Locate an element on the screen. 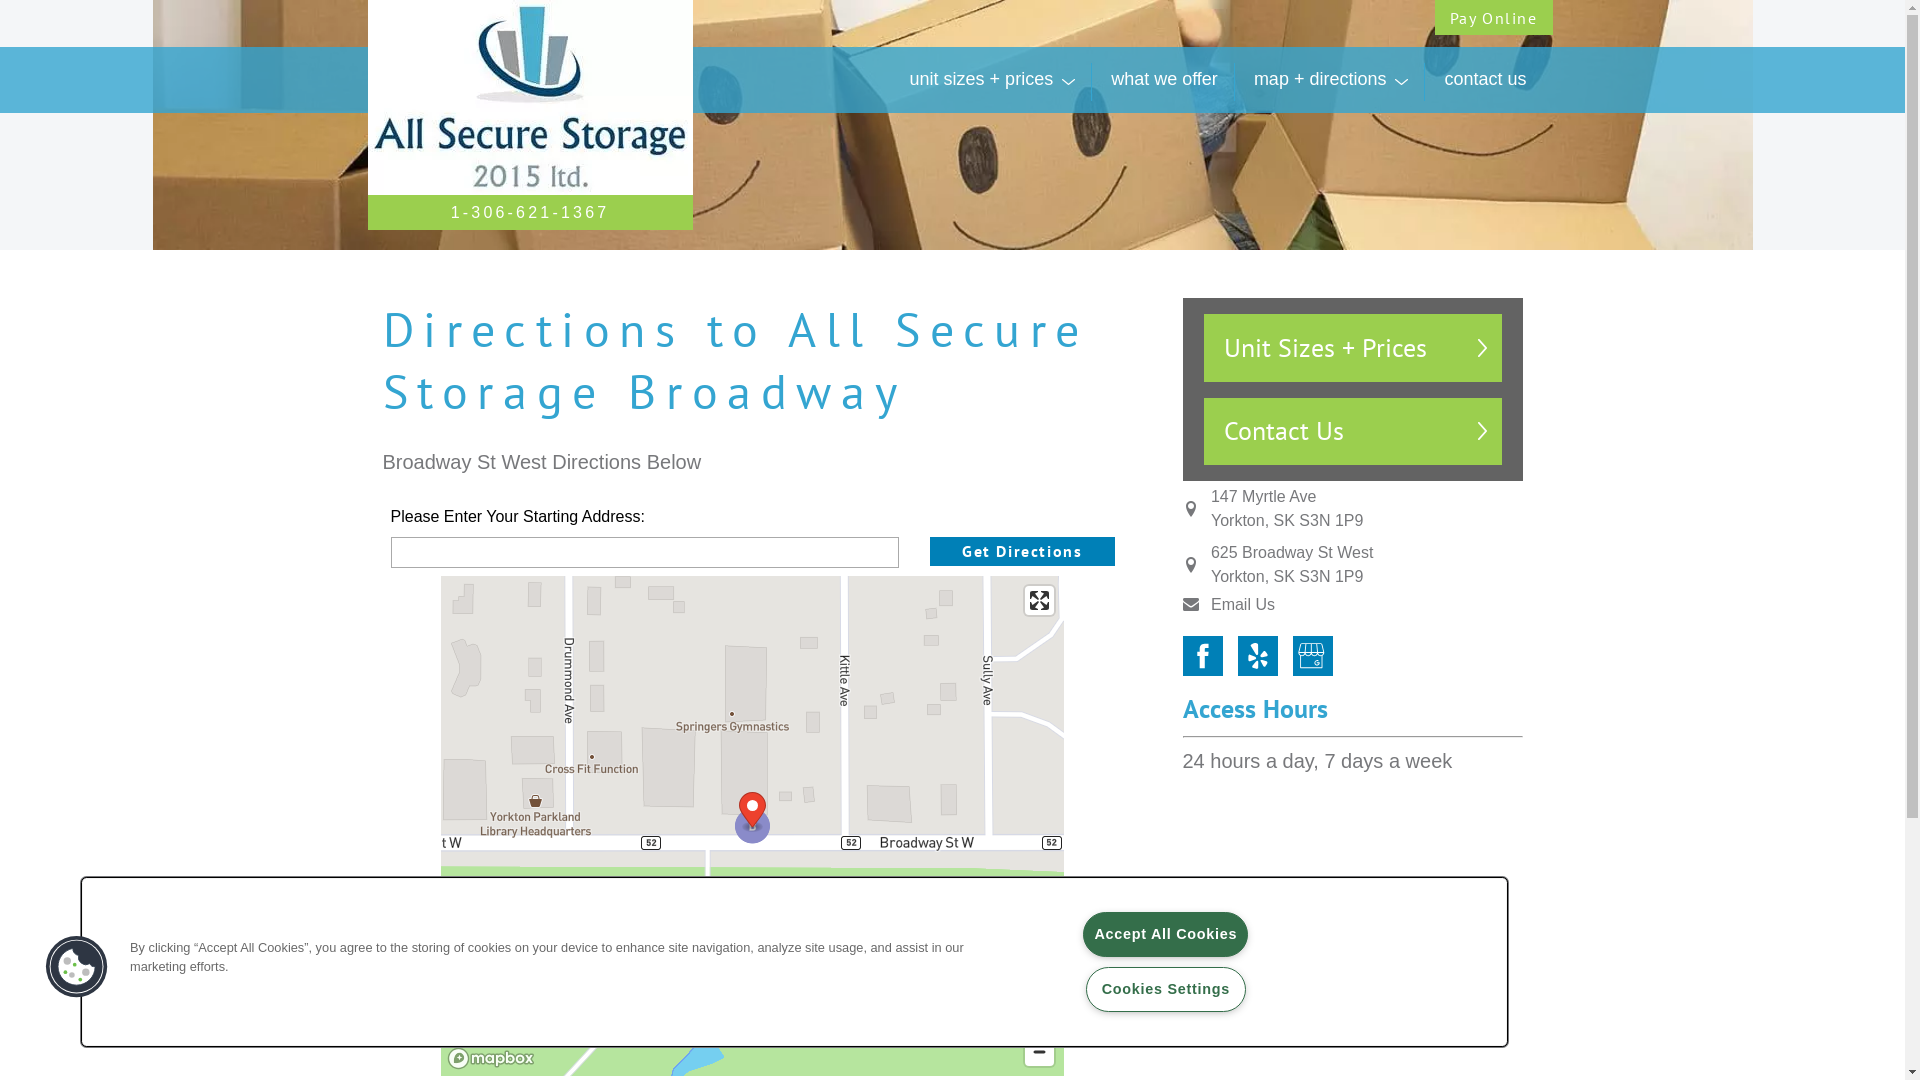 Image resolution: width=1920 pixels, height=1080 pixels. 'Zoom out' is located at coordinates (1025, 1051).